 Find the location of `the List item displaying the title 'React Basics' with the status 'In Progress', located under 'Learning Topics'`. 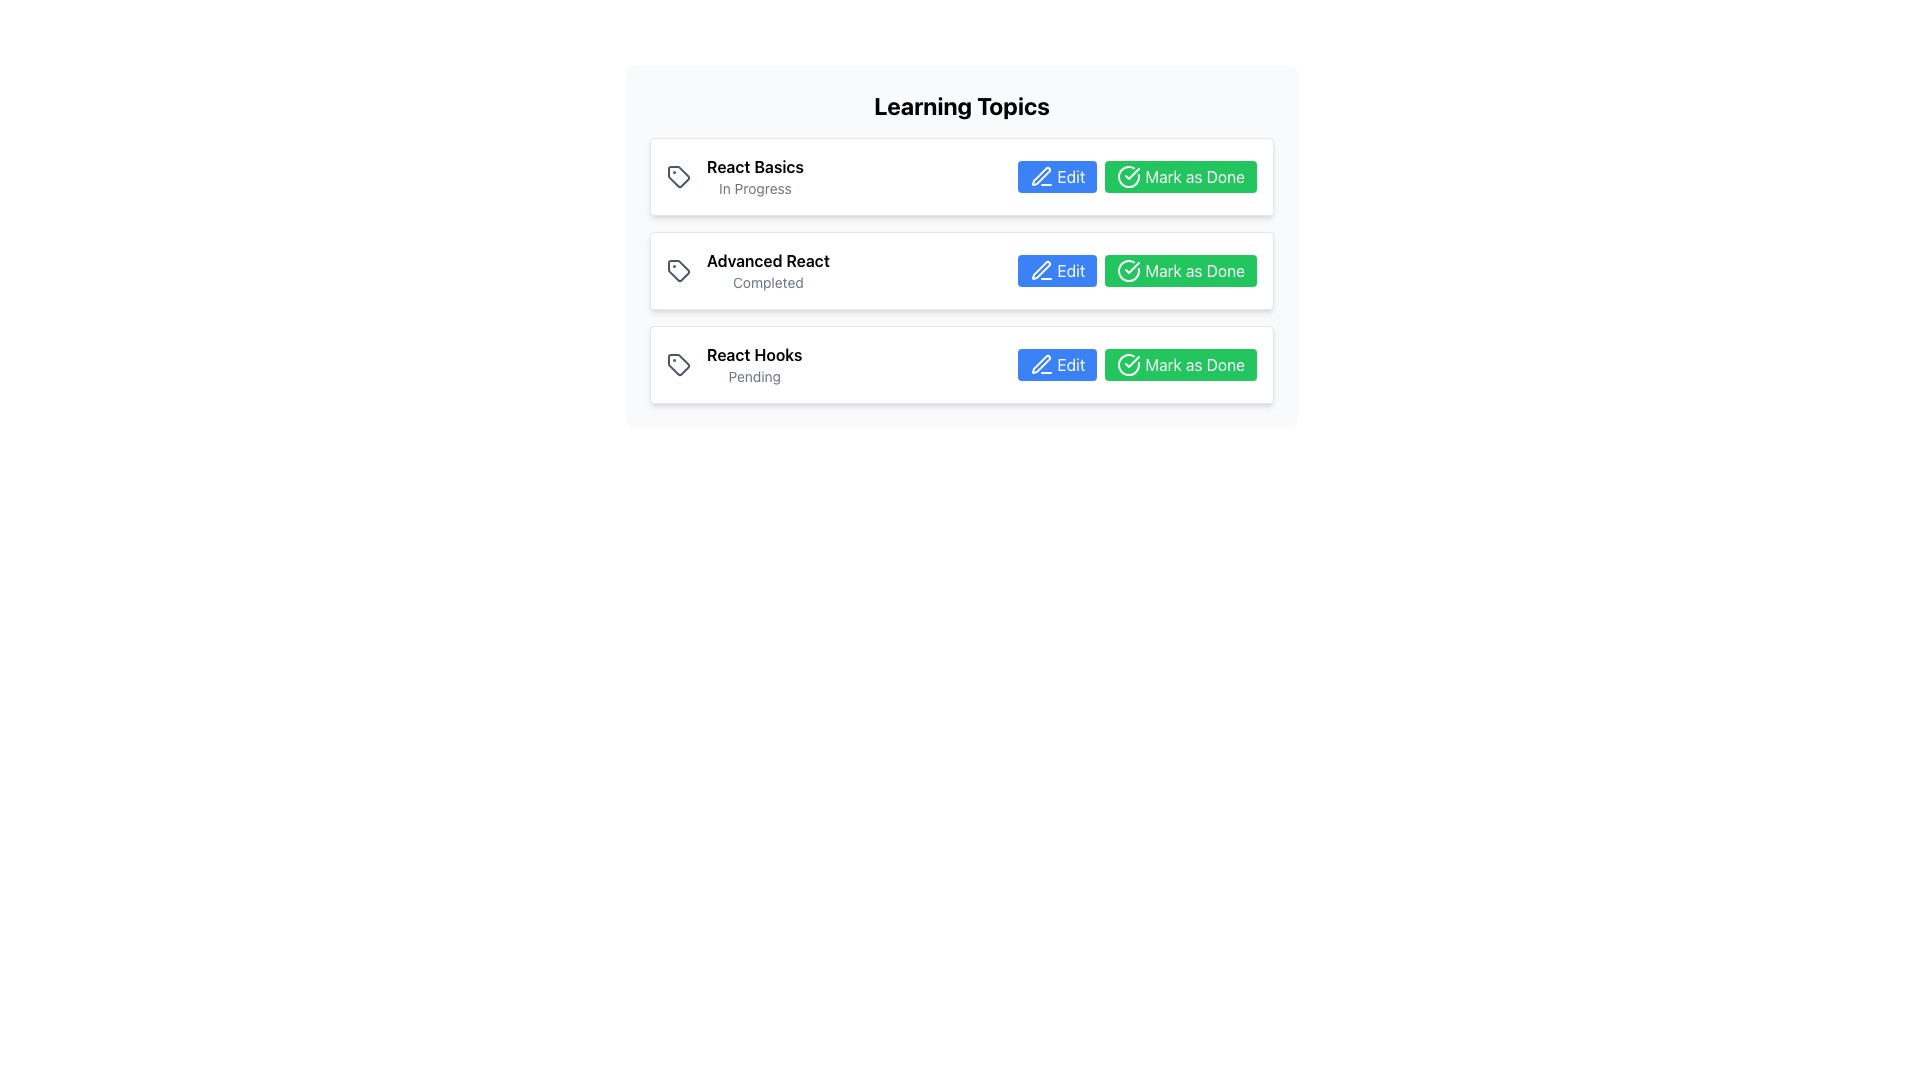

the List item displaying the title 'React Basics' with the status 'In Progress', located under 'Learning Topics' is located at coordinates (734, 176).